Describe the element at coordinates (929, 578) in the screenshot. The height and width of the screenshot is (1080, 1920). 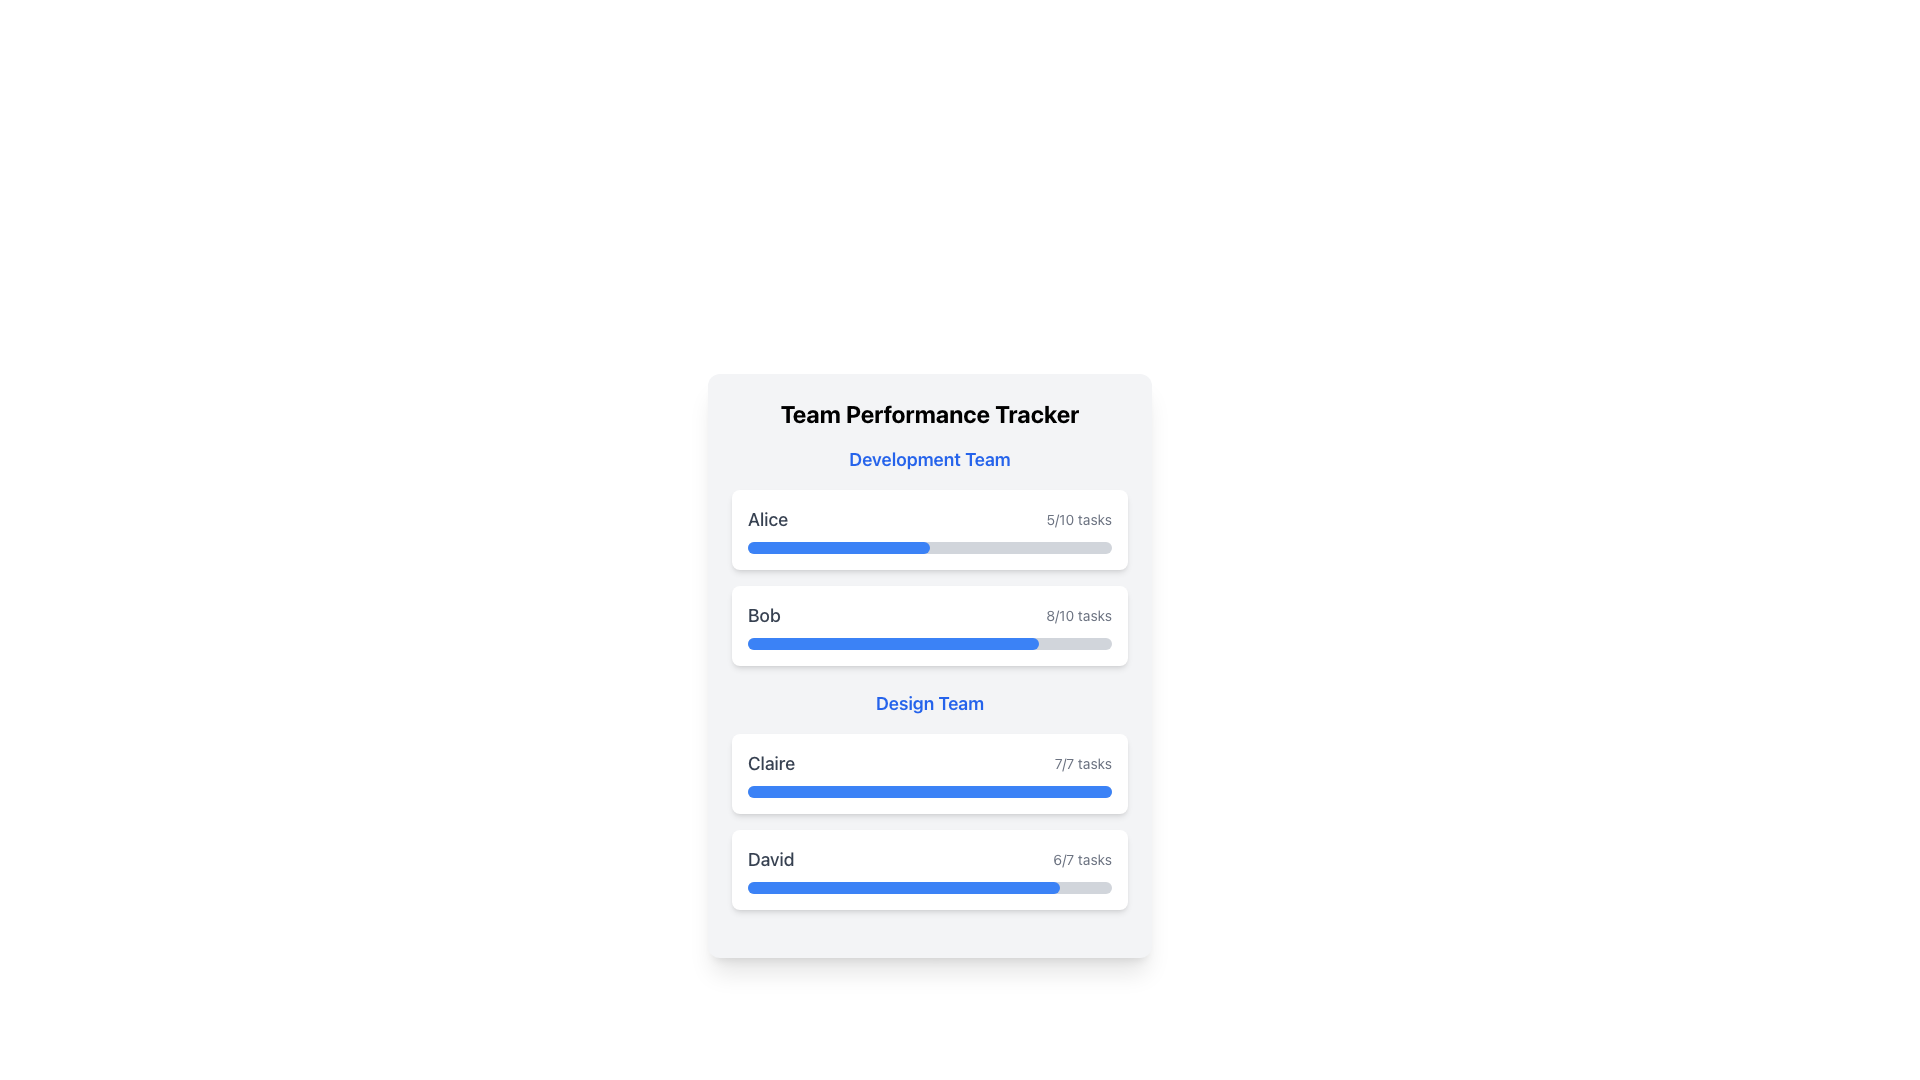
I see `text displayed in the Task progress display component located under the title 'Development Team', which summarizes the tasks completed versus total tasks for team members Alice and Bob` at that location.